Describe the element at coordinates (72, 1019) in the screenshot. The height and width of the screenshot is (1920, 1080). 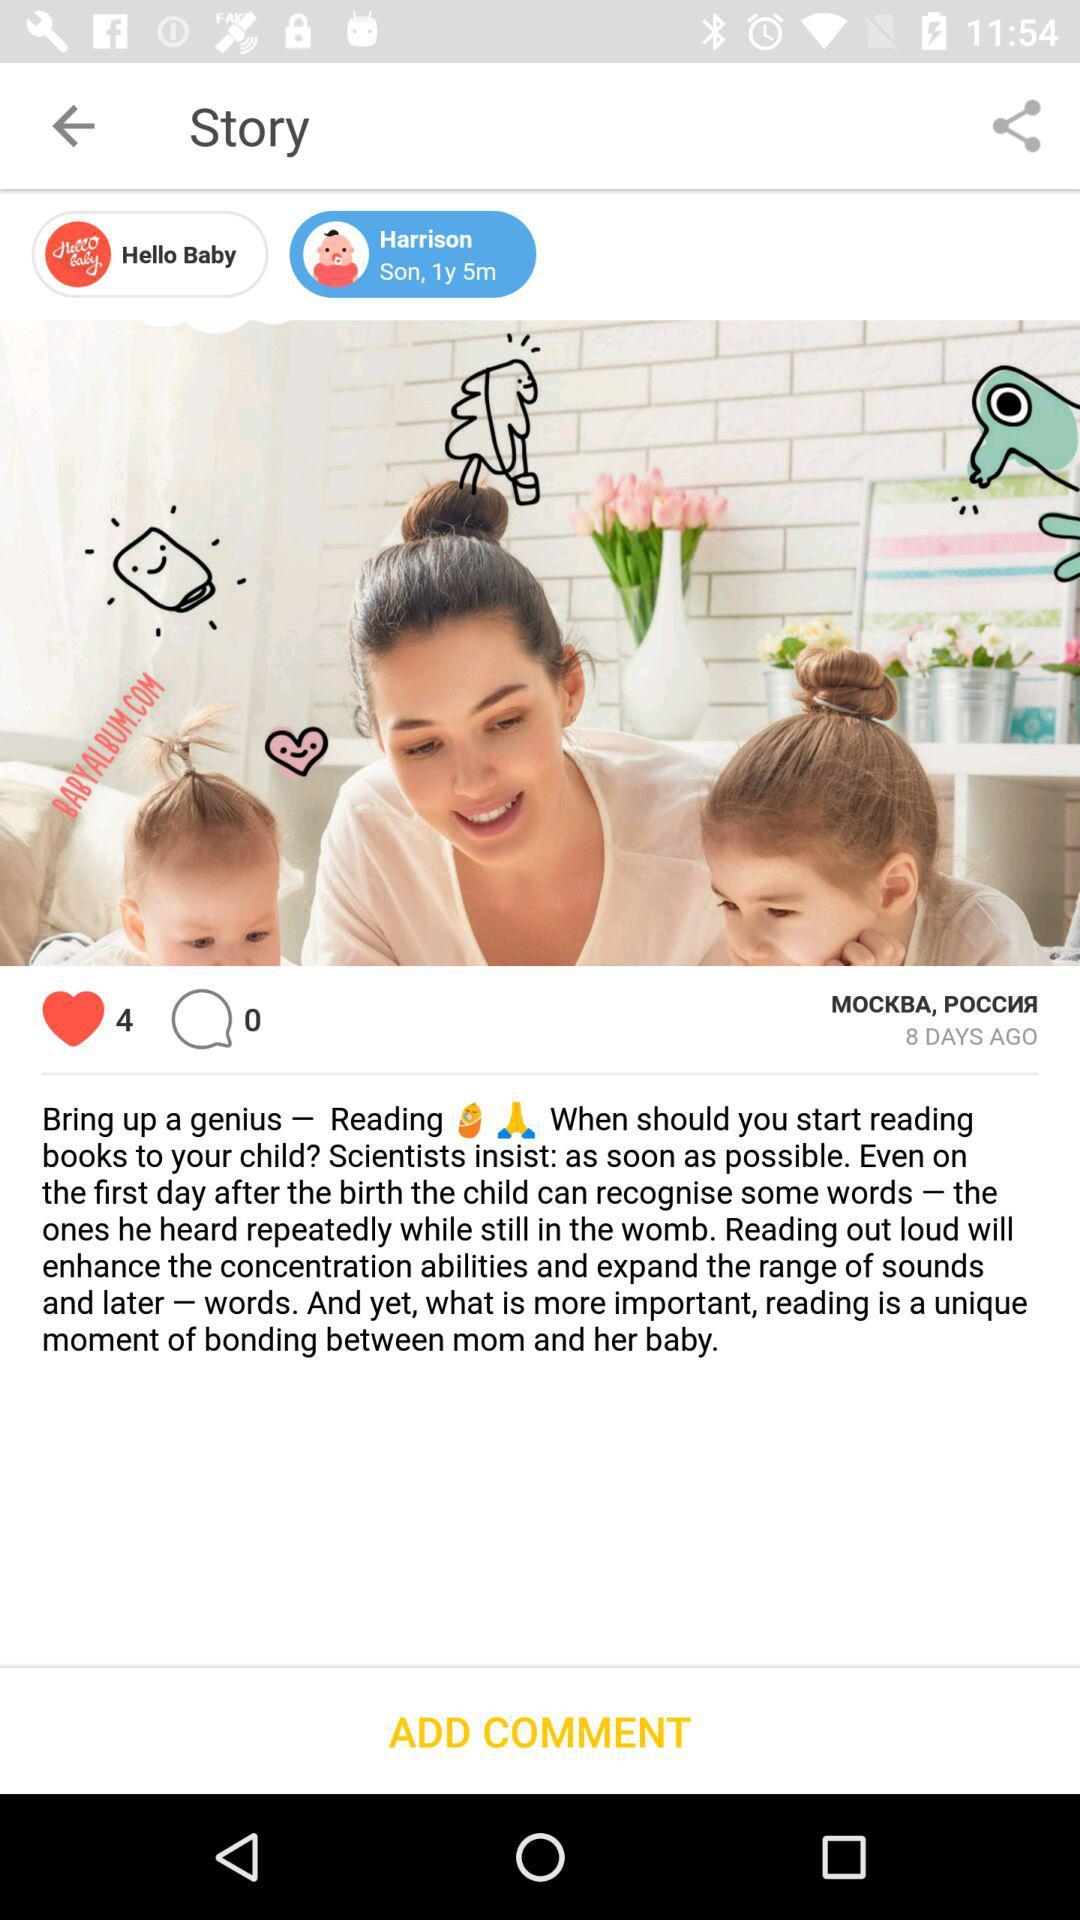
I see `icon next to the 4 item` at that location.